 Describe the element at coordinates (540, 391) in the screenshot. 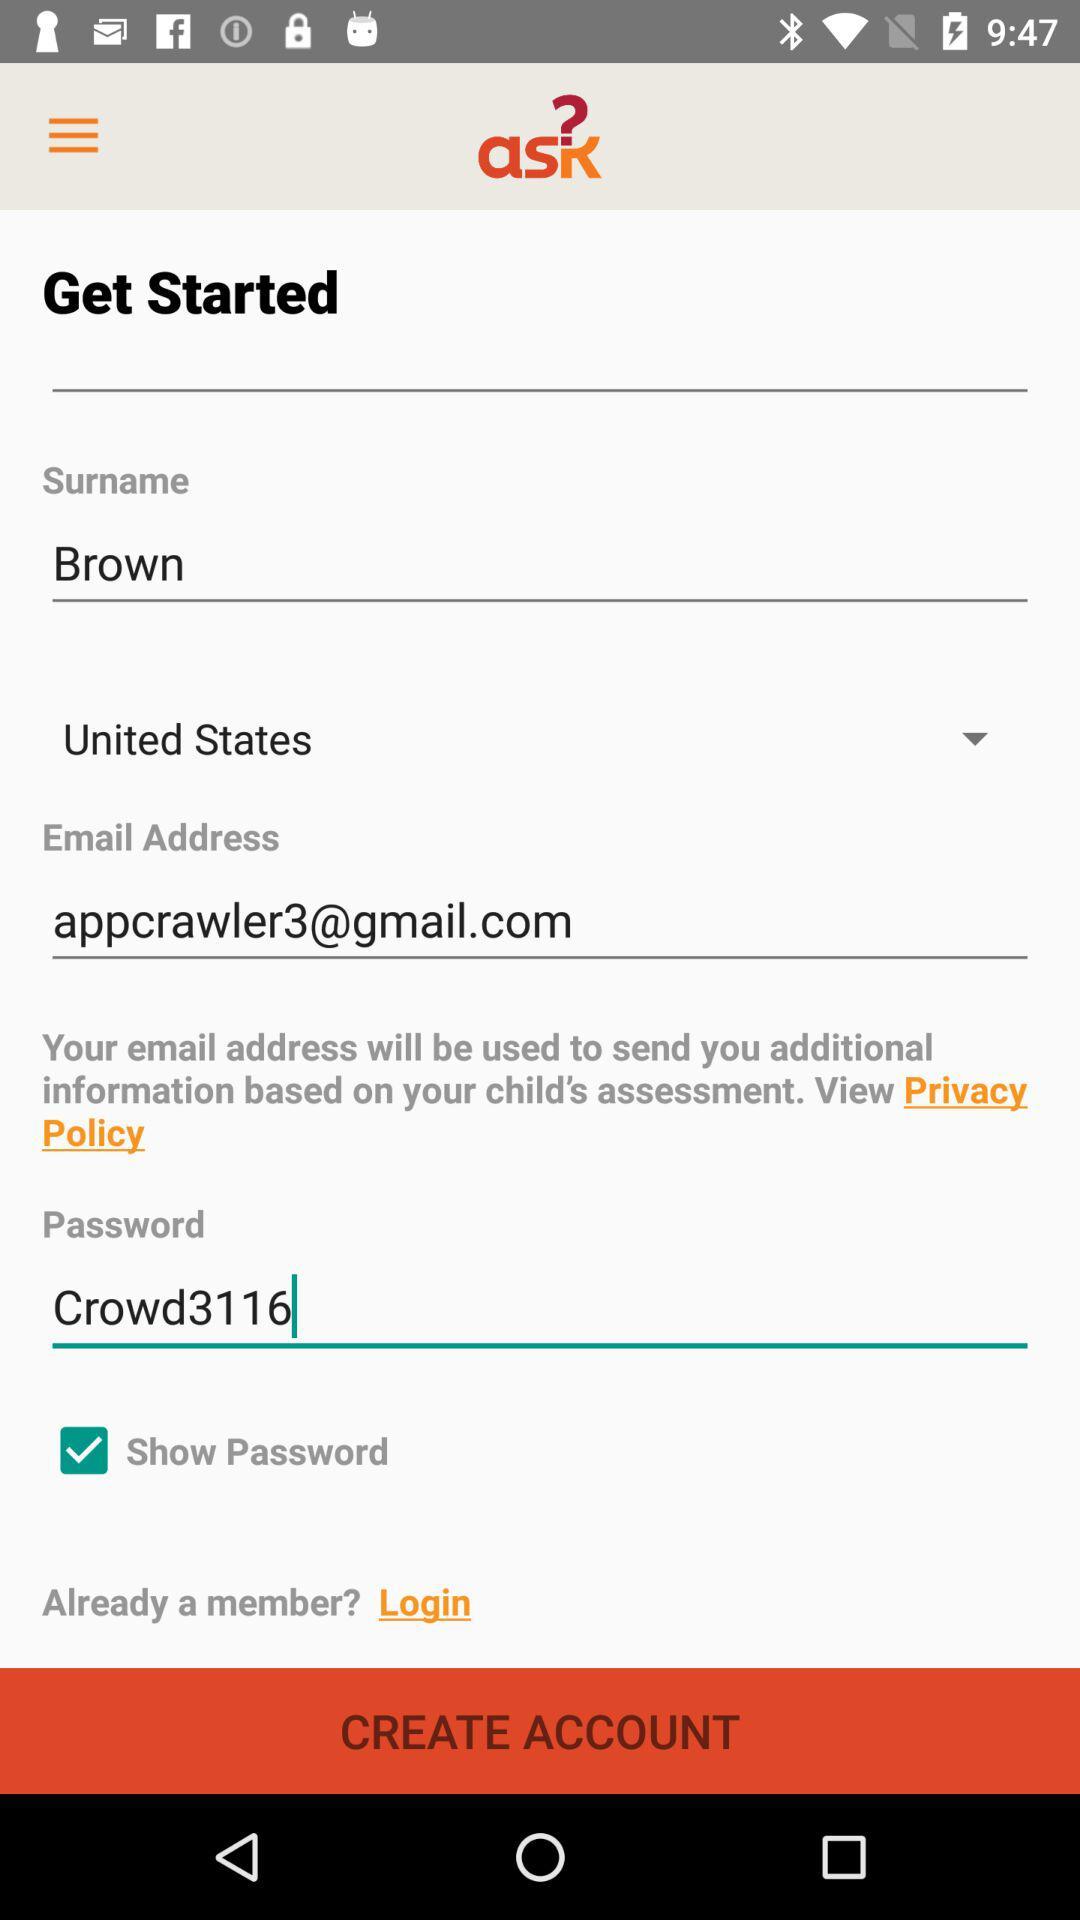

I see `jon item` at that location.